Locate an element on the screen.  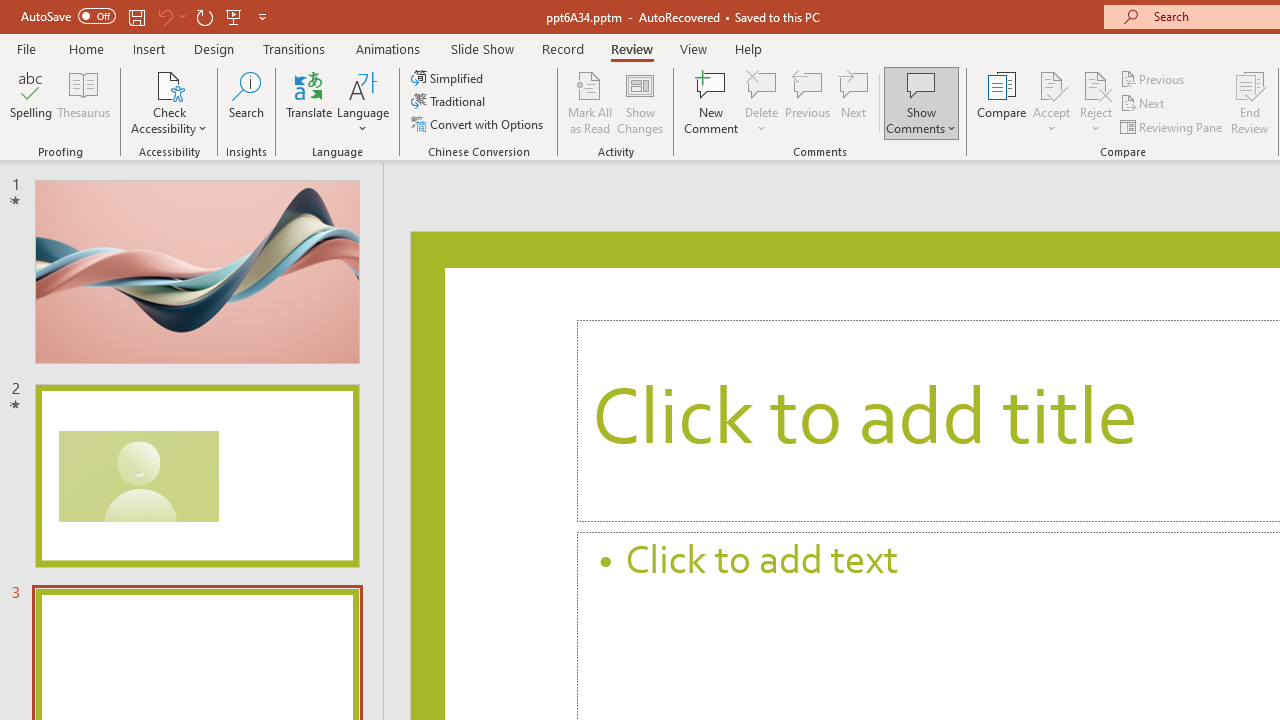
'Language' is located at coordinates (363, 103).